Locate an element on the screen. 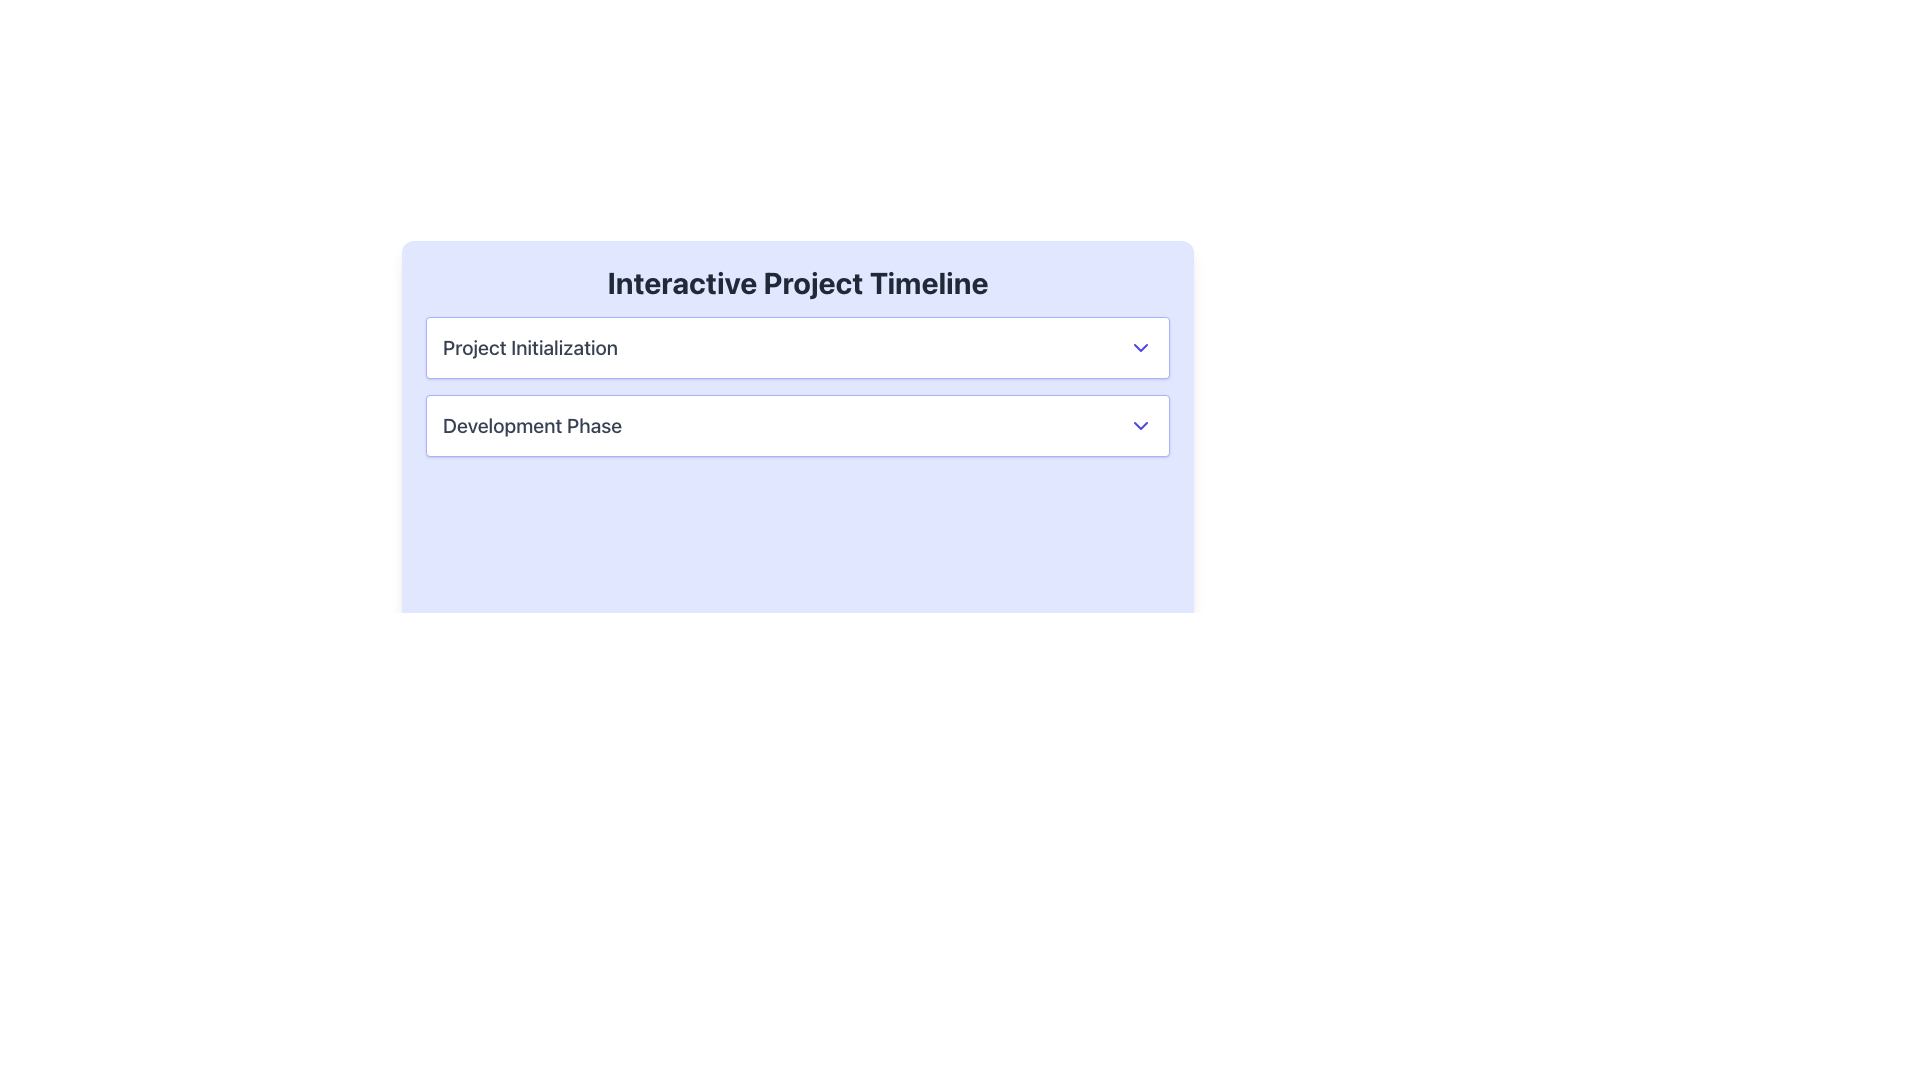 Image resolution: width=1920 pixels, height=1080 pixels. the text block that serves as the descriptive title or heading for the interface section, positioned at the top and above the list items labeled 'Project Initialization' and 'Development Phase' is located at coordinates (796, 282).